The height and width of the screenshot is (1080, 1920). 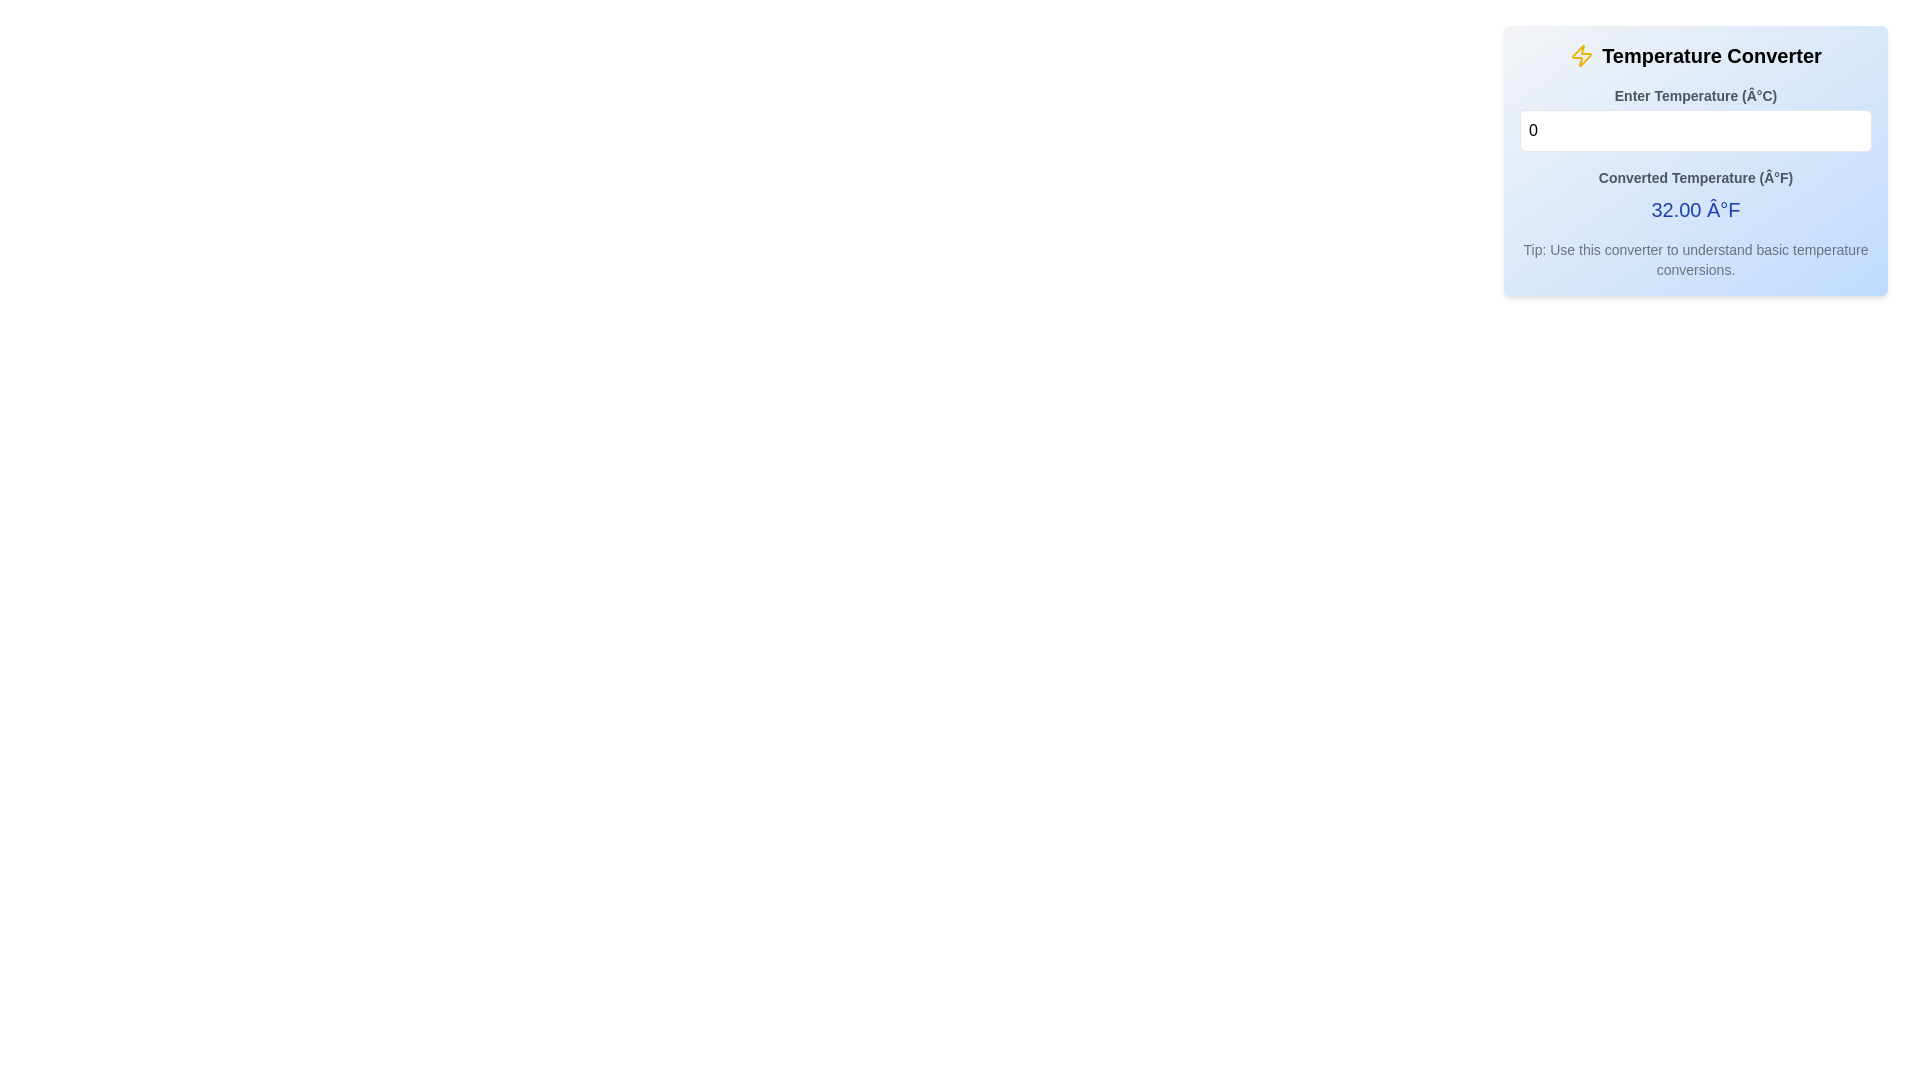 What do you see at coordinates (1694, 209) in the screenshot?
I see `the static text label that displays the converted temperature in Fahrenheit, located beneath 'Converted Temperature (°F)'` at bounding box center [1694, 209].